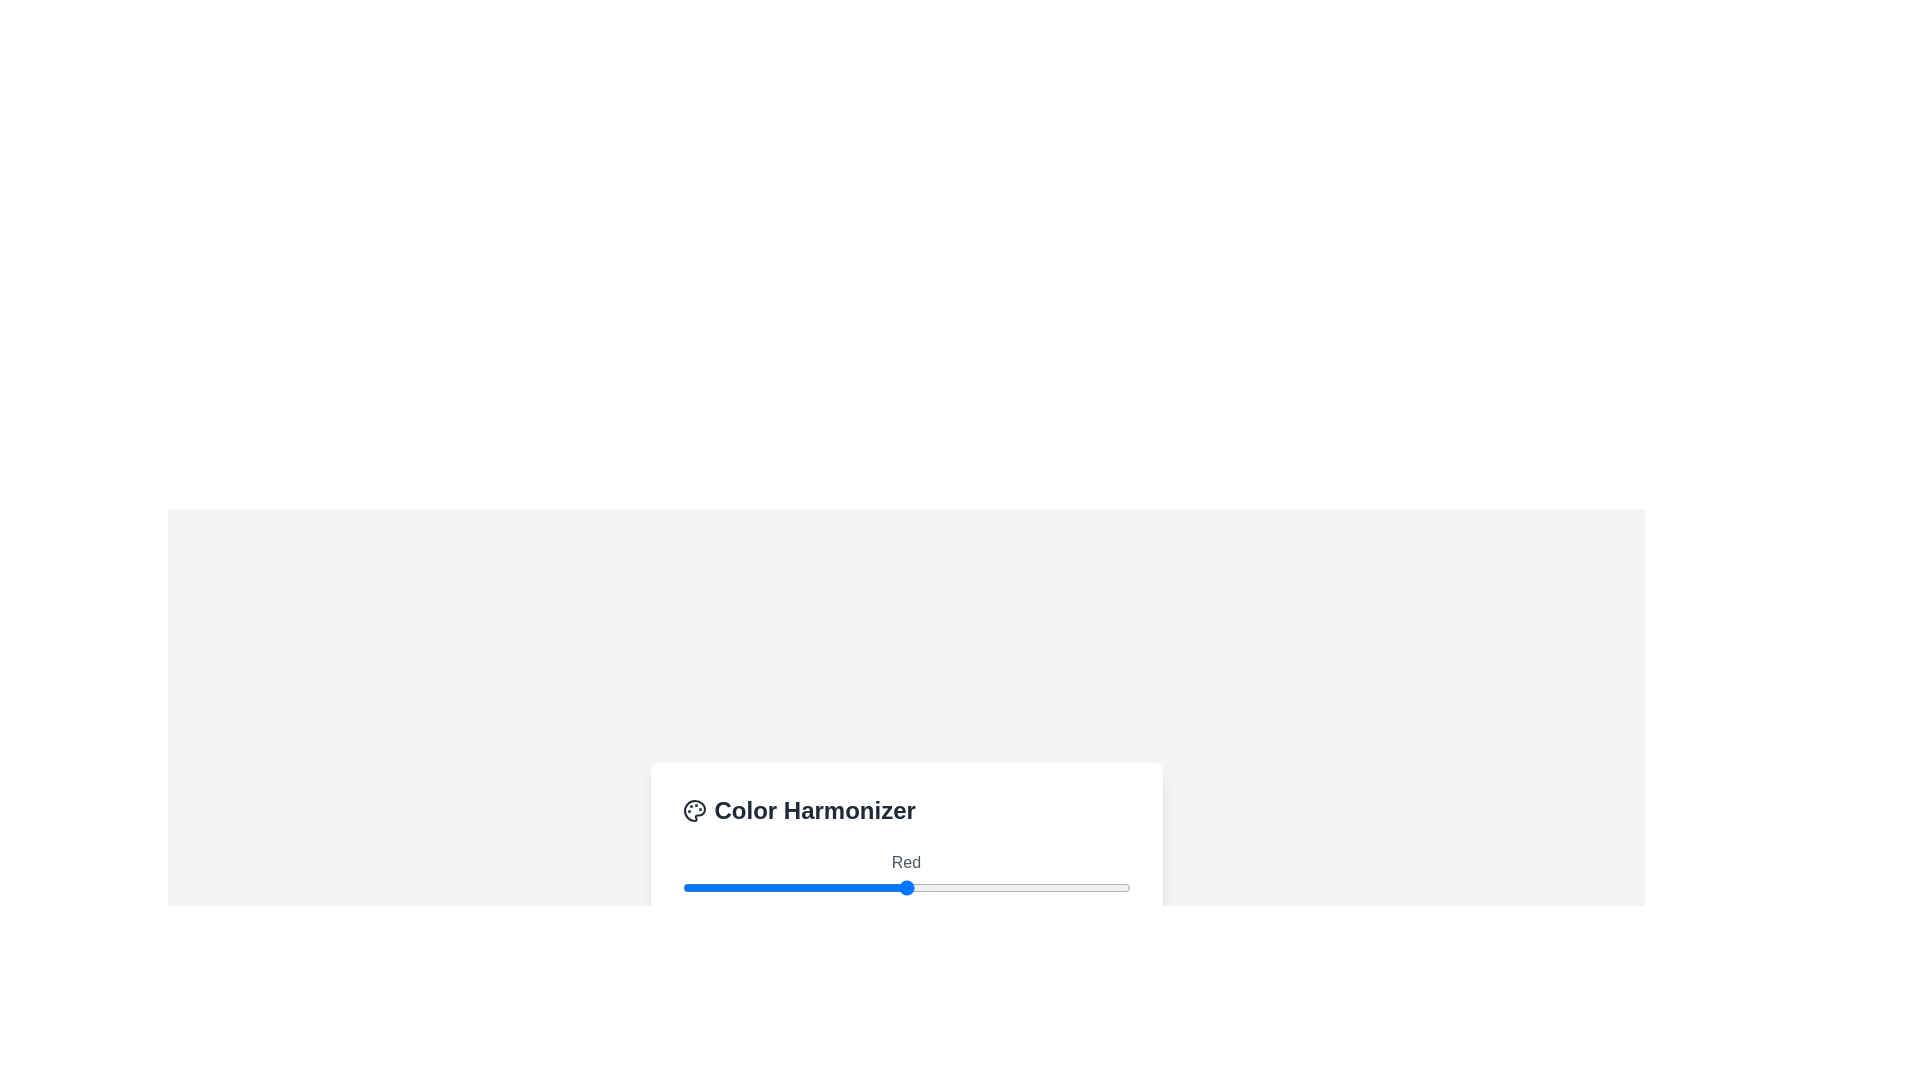 The height and width of the screenshot is (1080, 1920). What do you see at coordinates (866, 886) in the screenshot?
I see `the red slider to set its value to 105` at bounding box center [866, 886].